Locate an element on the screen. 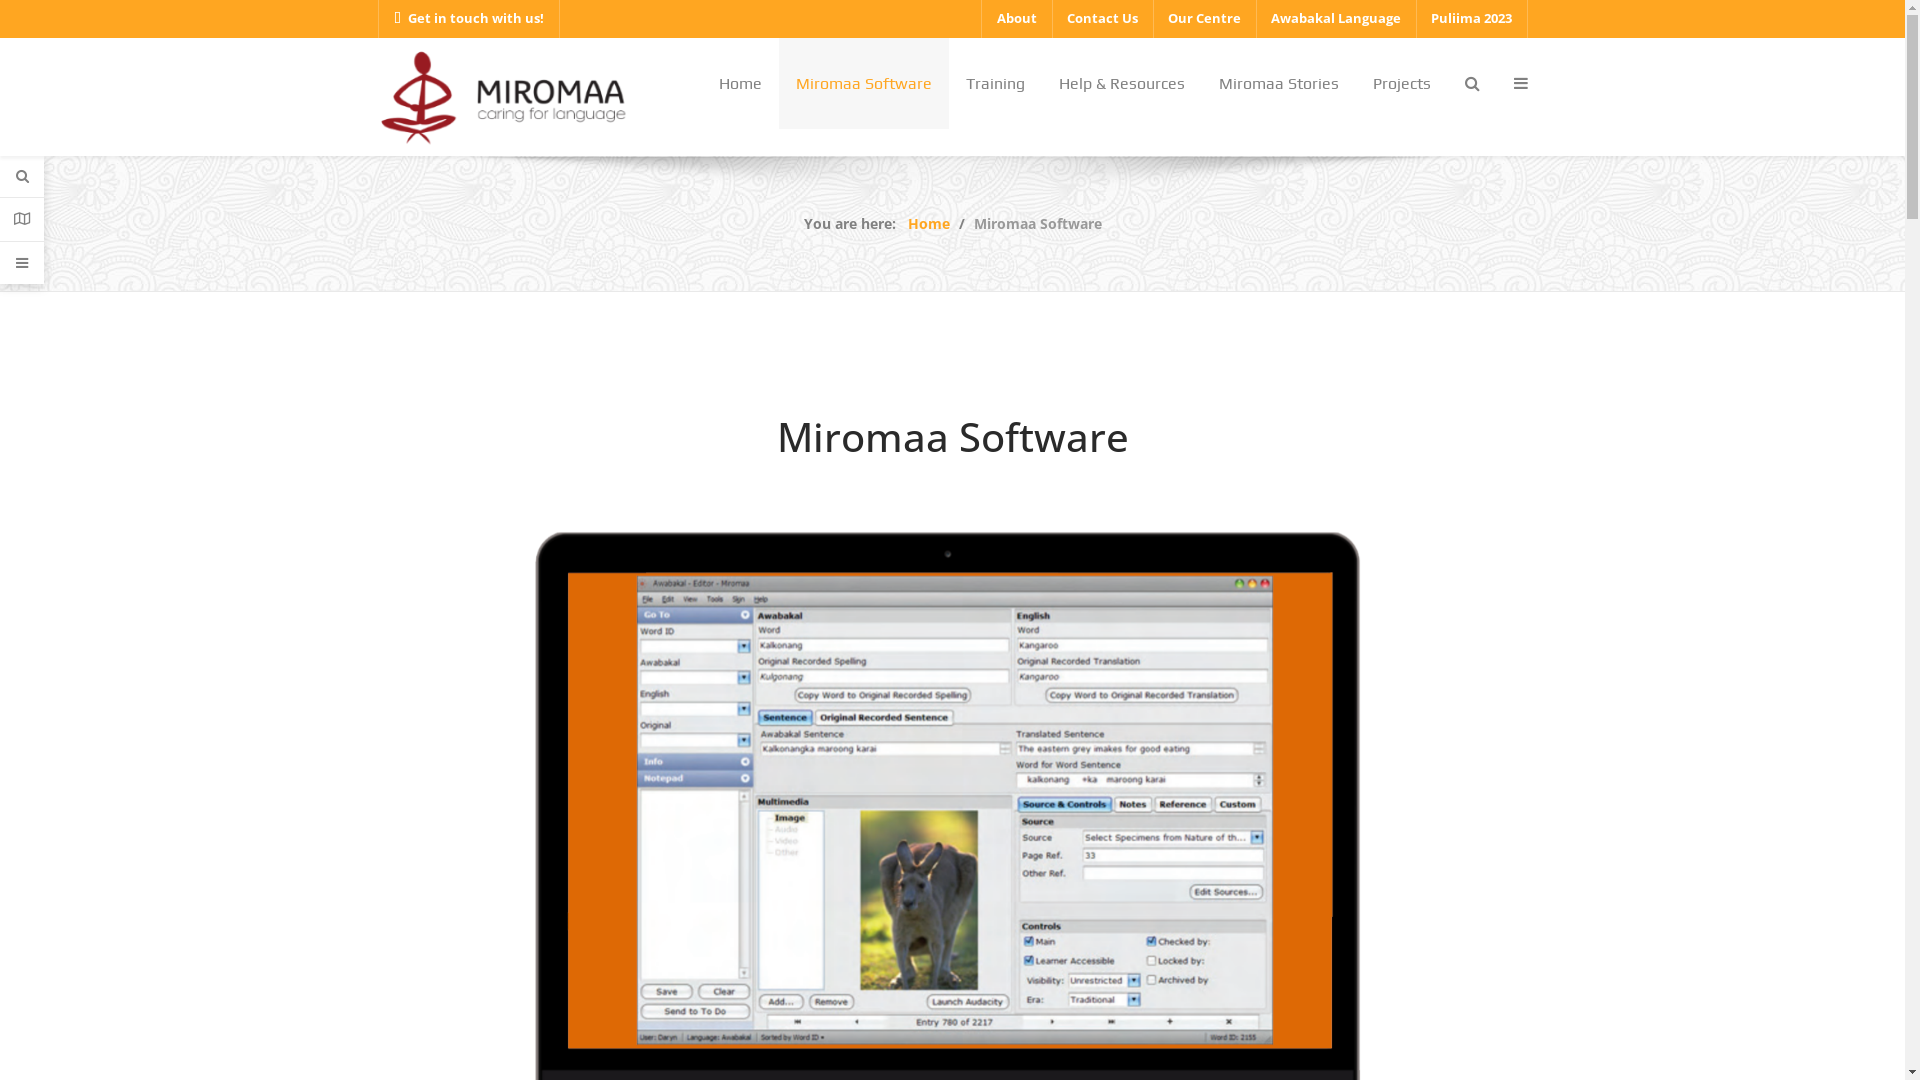  'Contact Us' is located at coordinates (1101, 19).